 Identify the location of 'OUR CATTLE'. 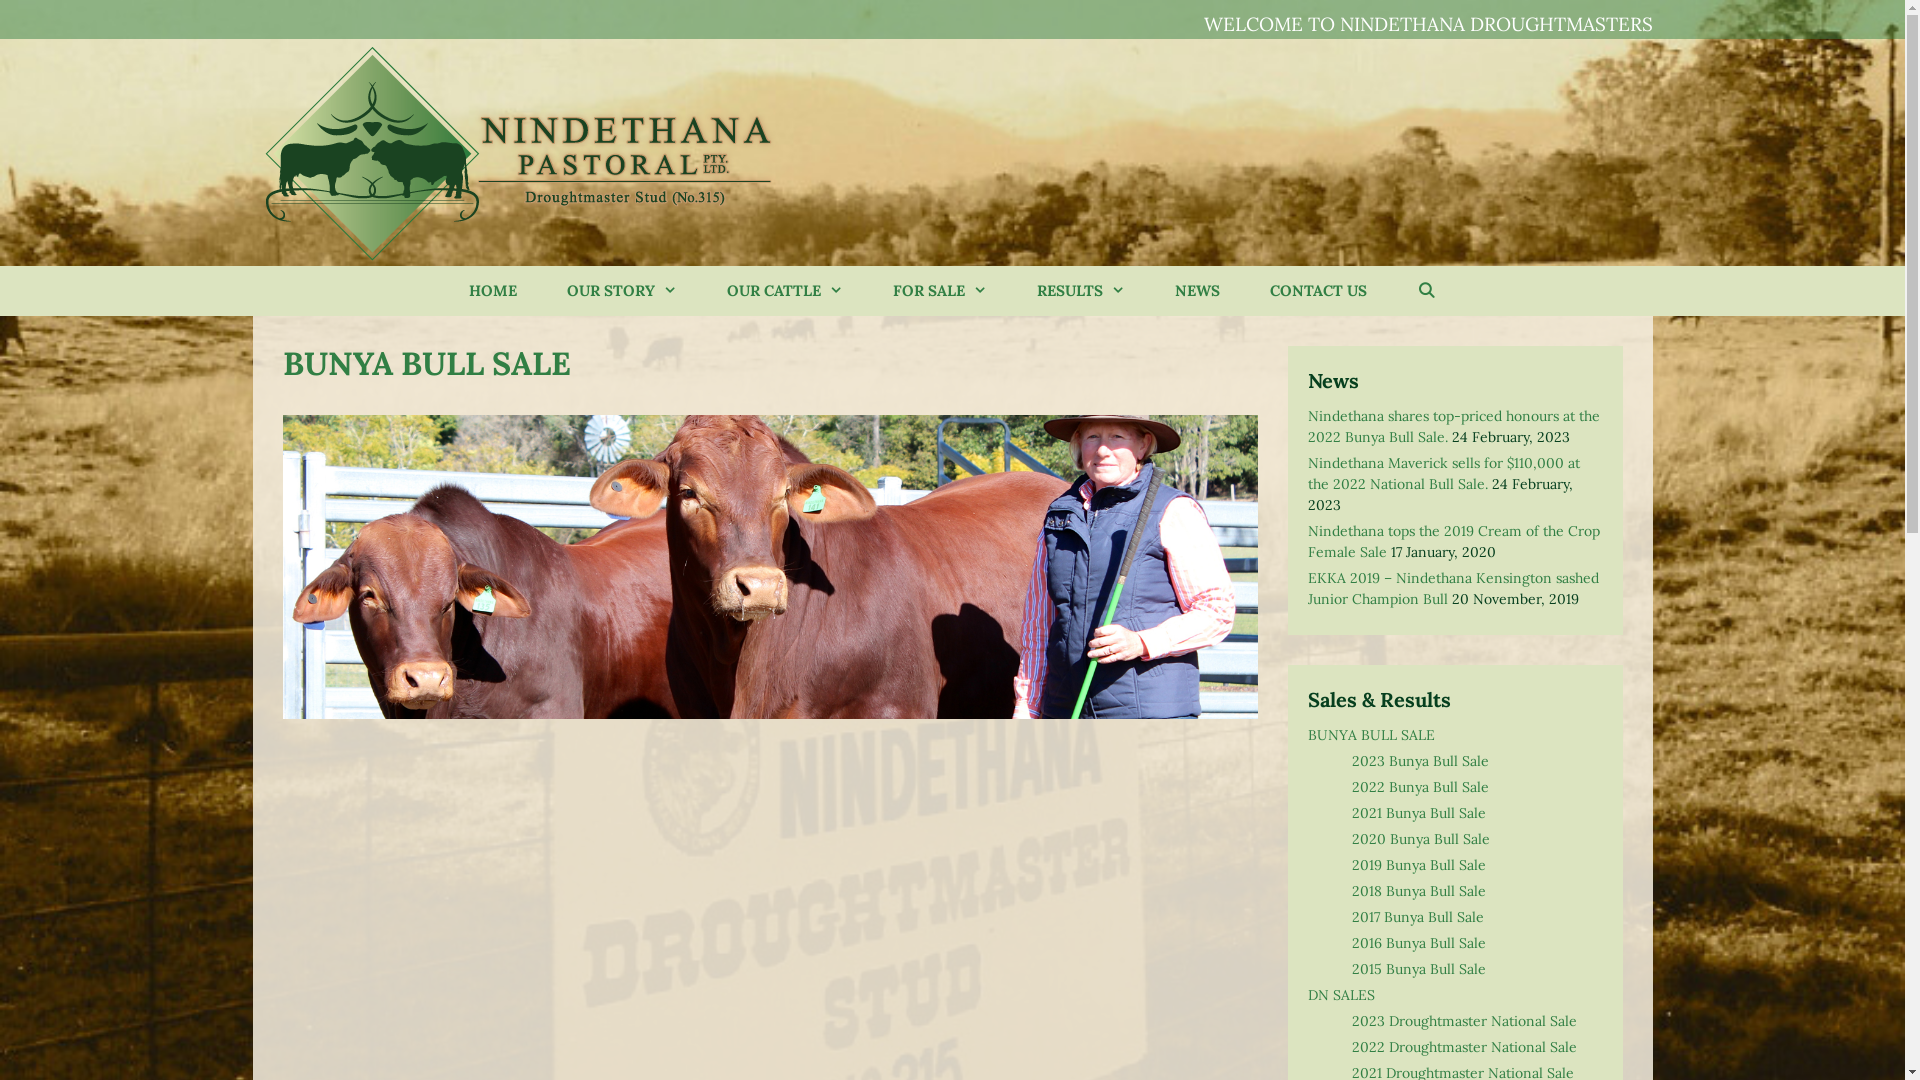
(784, 290).